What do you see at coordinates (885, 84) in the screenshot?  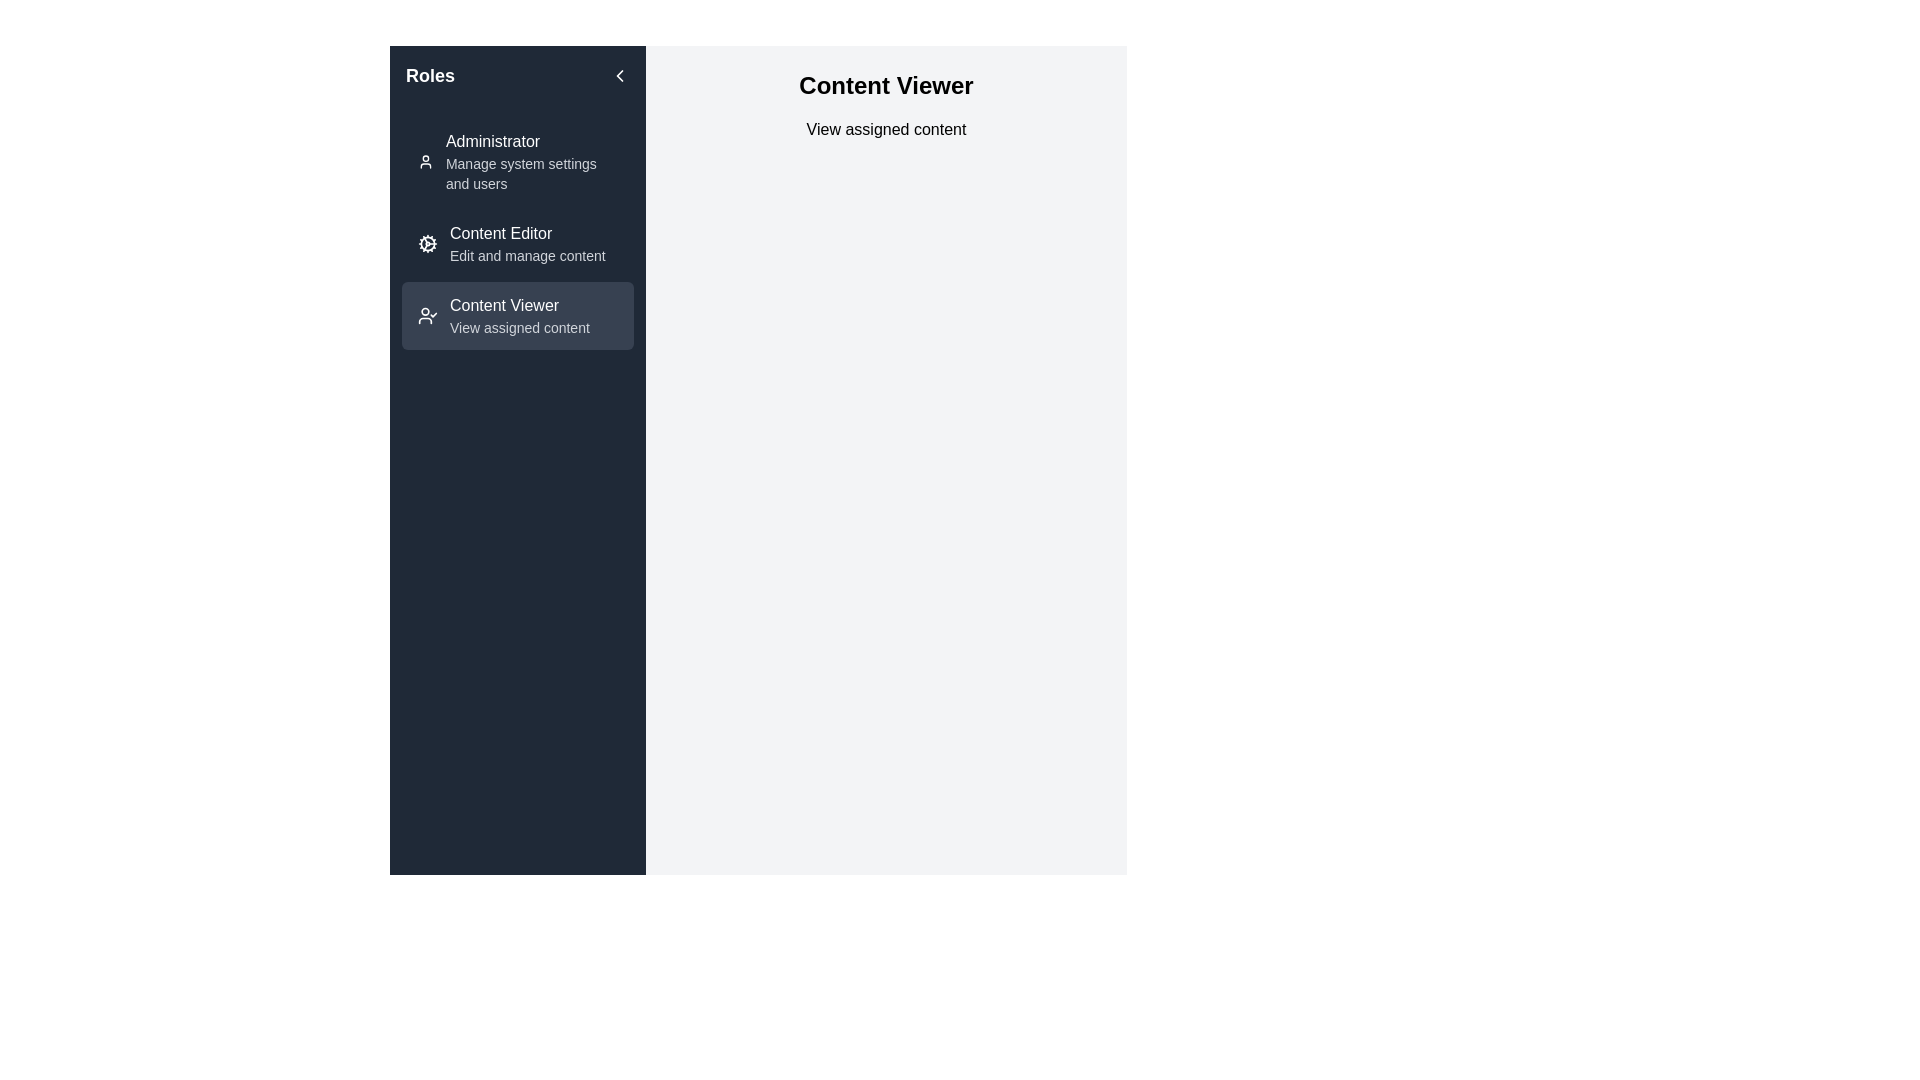 I see `the Text Block (Heading) which serves as the title for the section located at the top of the right content panel` at bounding box center [885, 84].